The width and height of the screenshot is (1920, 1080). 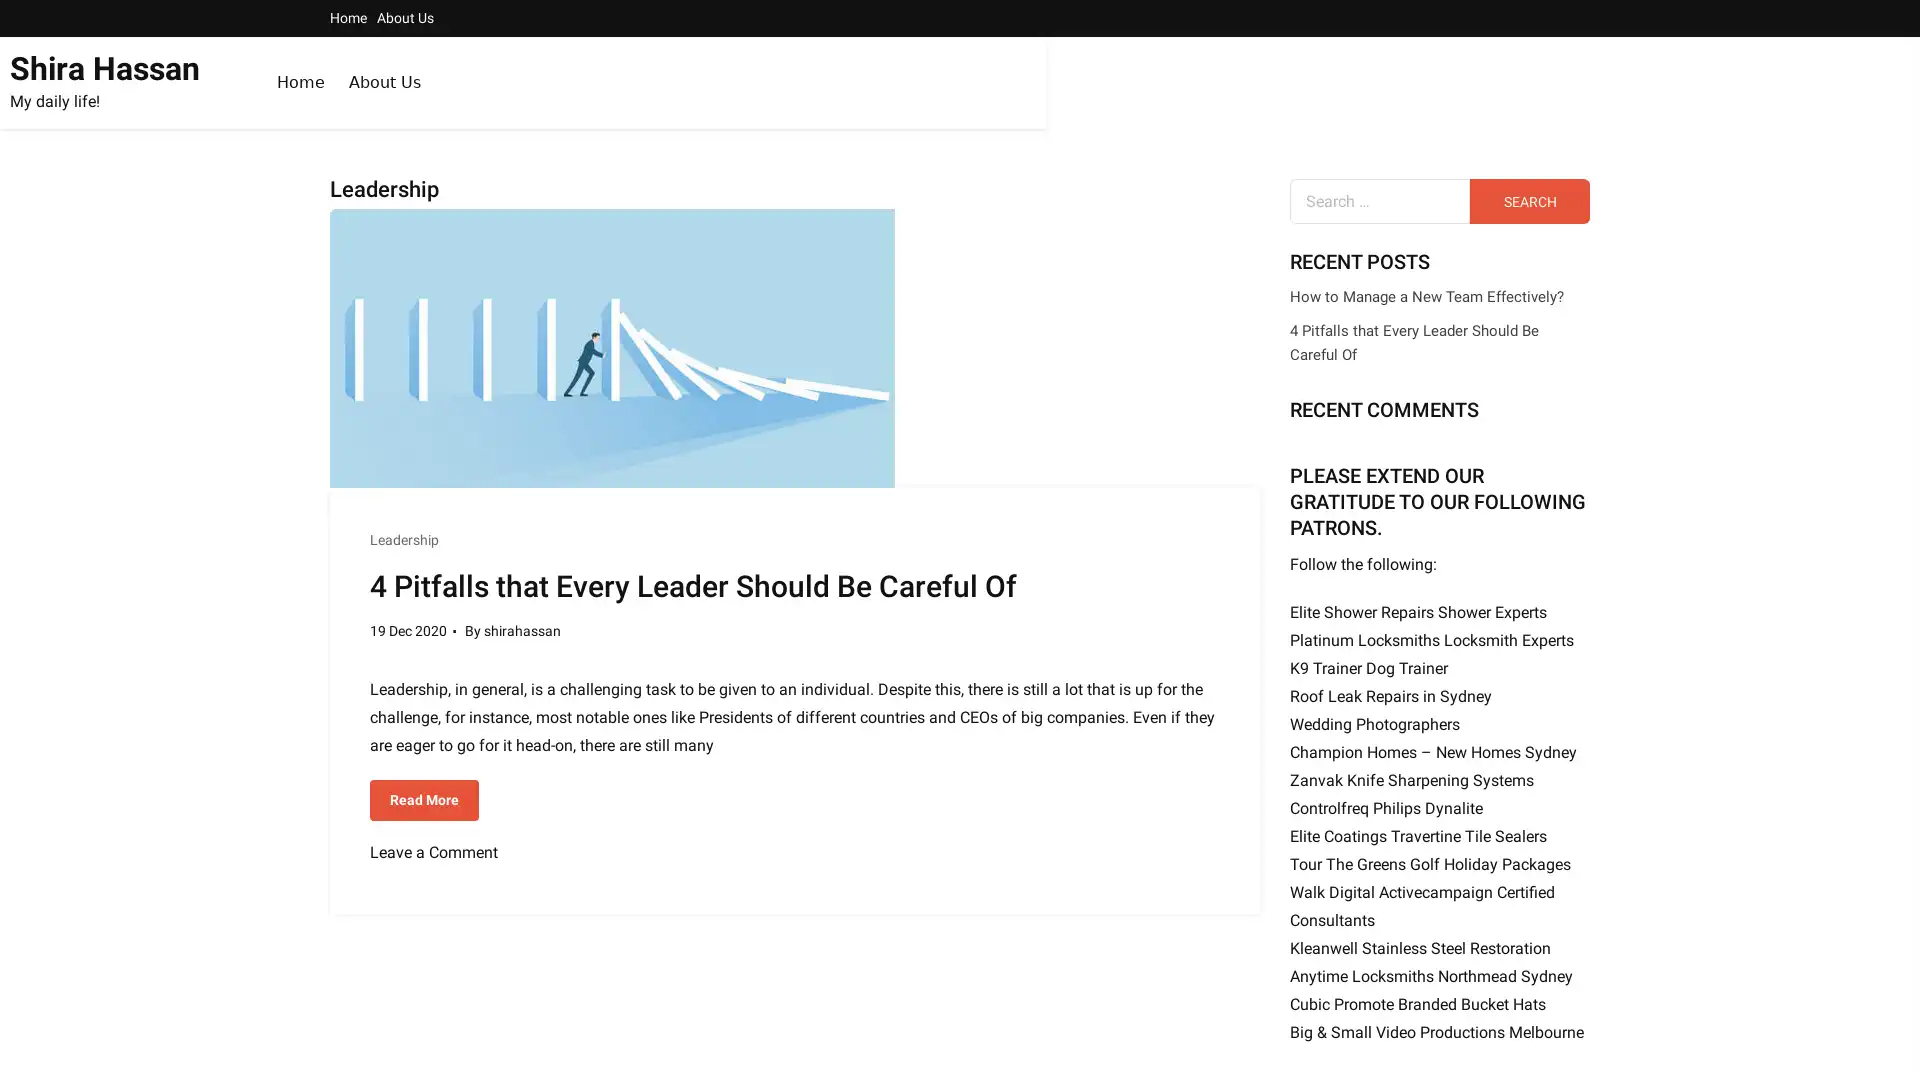 What do you see at coordinates (1529, 201) in the screenshot?
I see `Search` at bounding box center [1529, 201].